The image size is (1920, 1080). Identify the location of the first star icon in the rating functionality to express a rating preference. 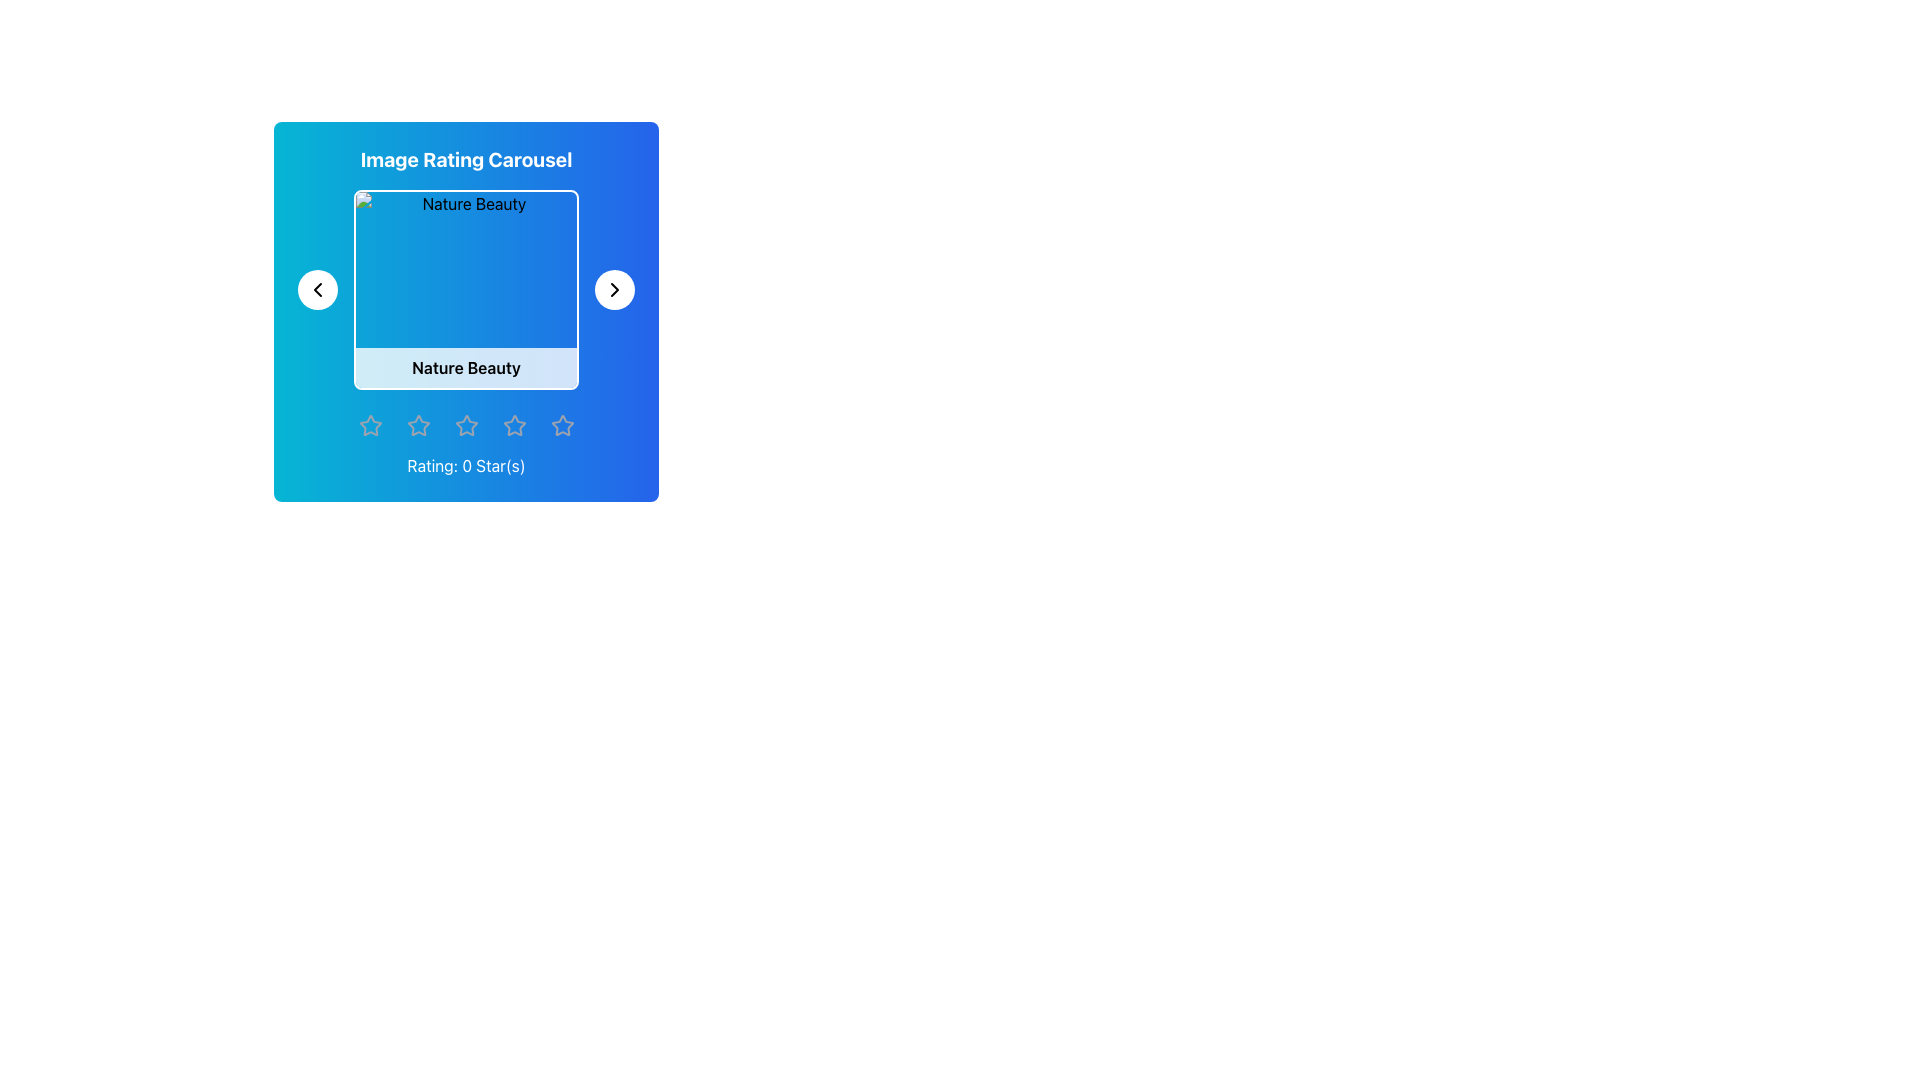
(370, 424).